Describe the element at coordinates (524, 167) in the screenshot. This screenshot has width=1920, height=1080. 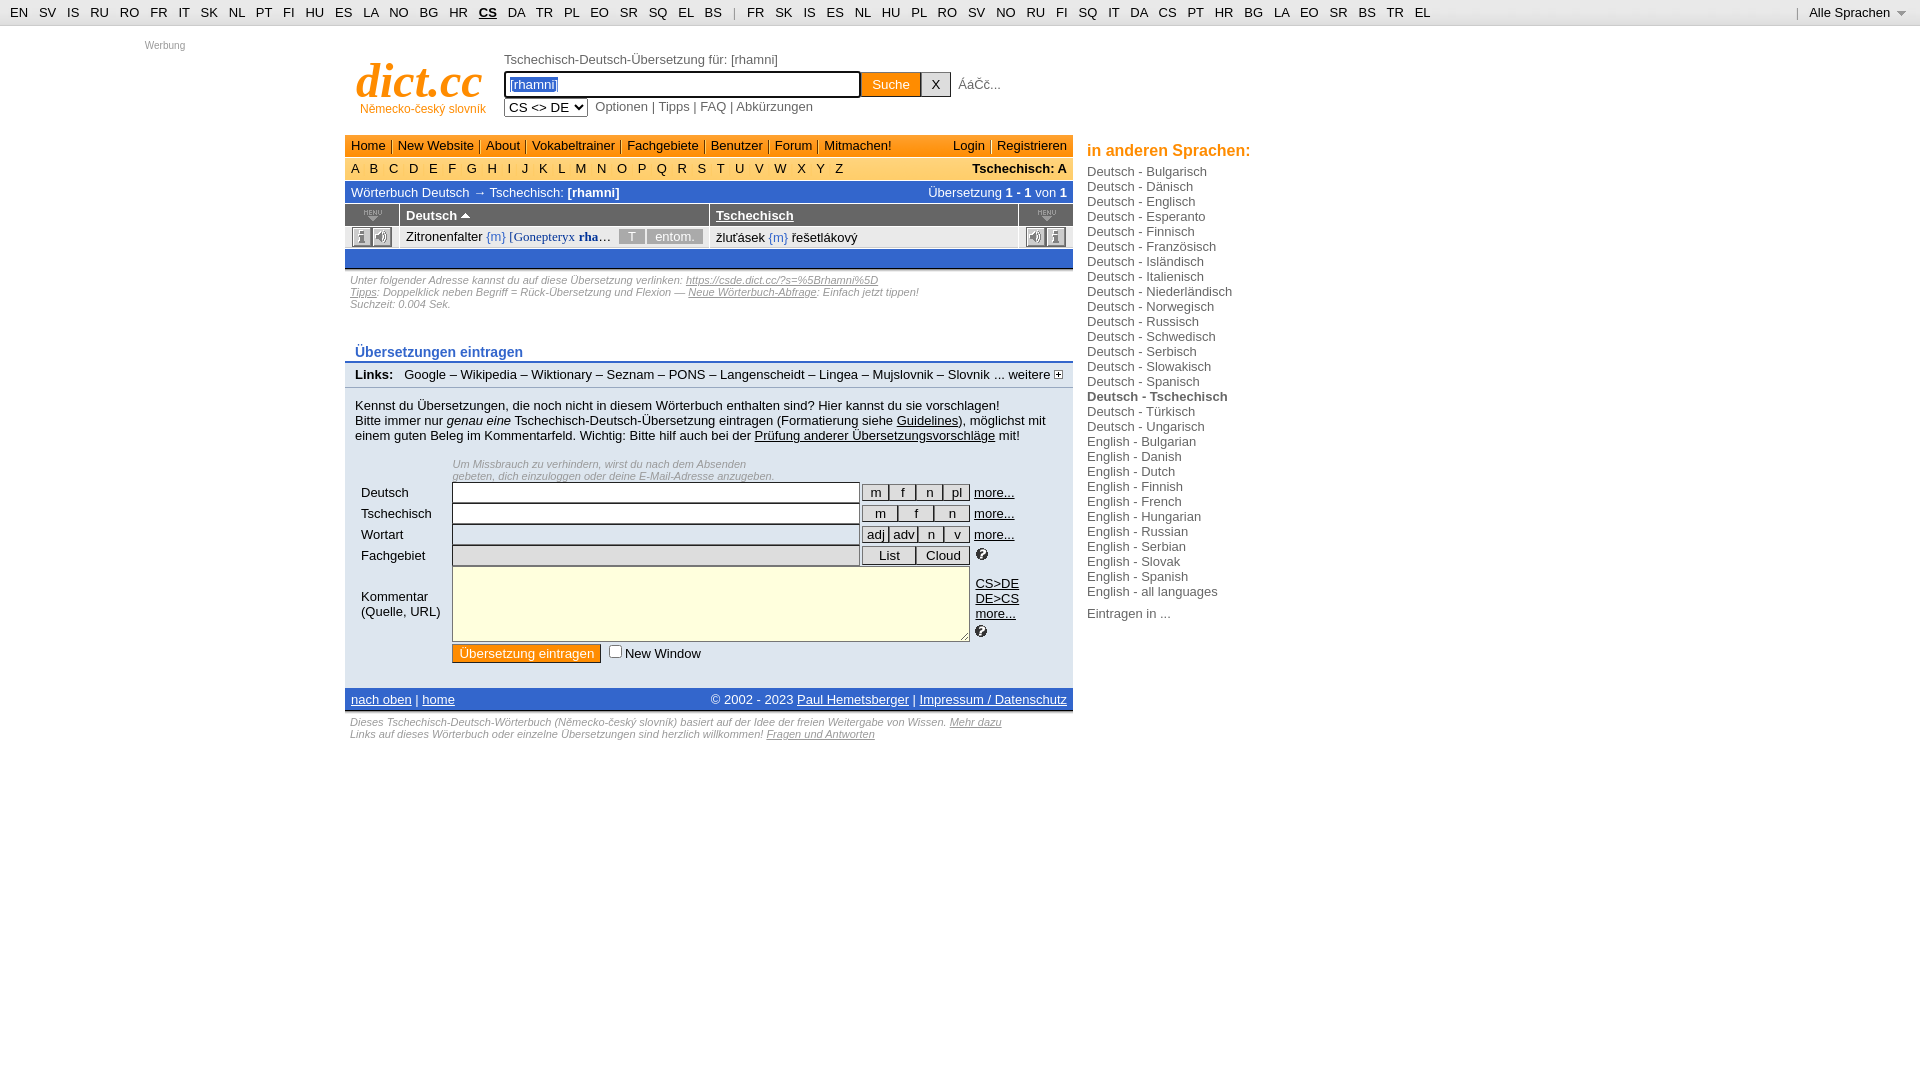
I see `'J'` at that location.